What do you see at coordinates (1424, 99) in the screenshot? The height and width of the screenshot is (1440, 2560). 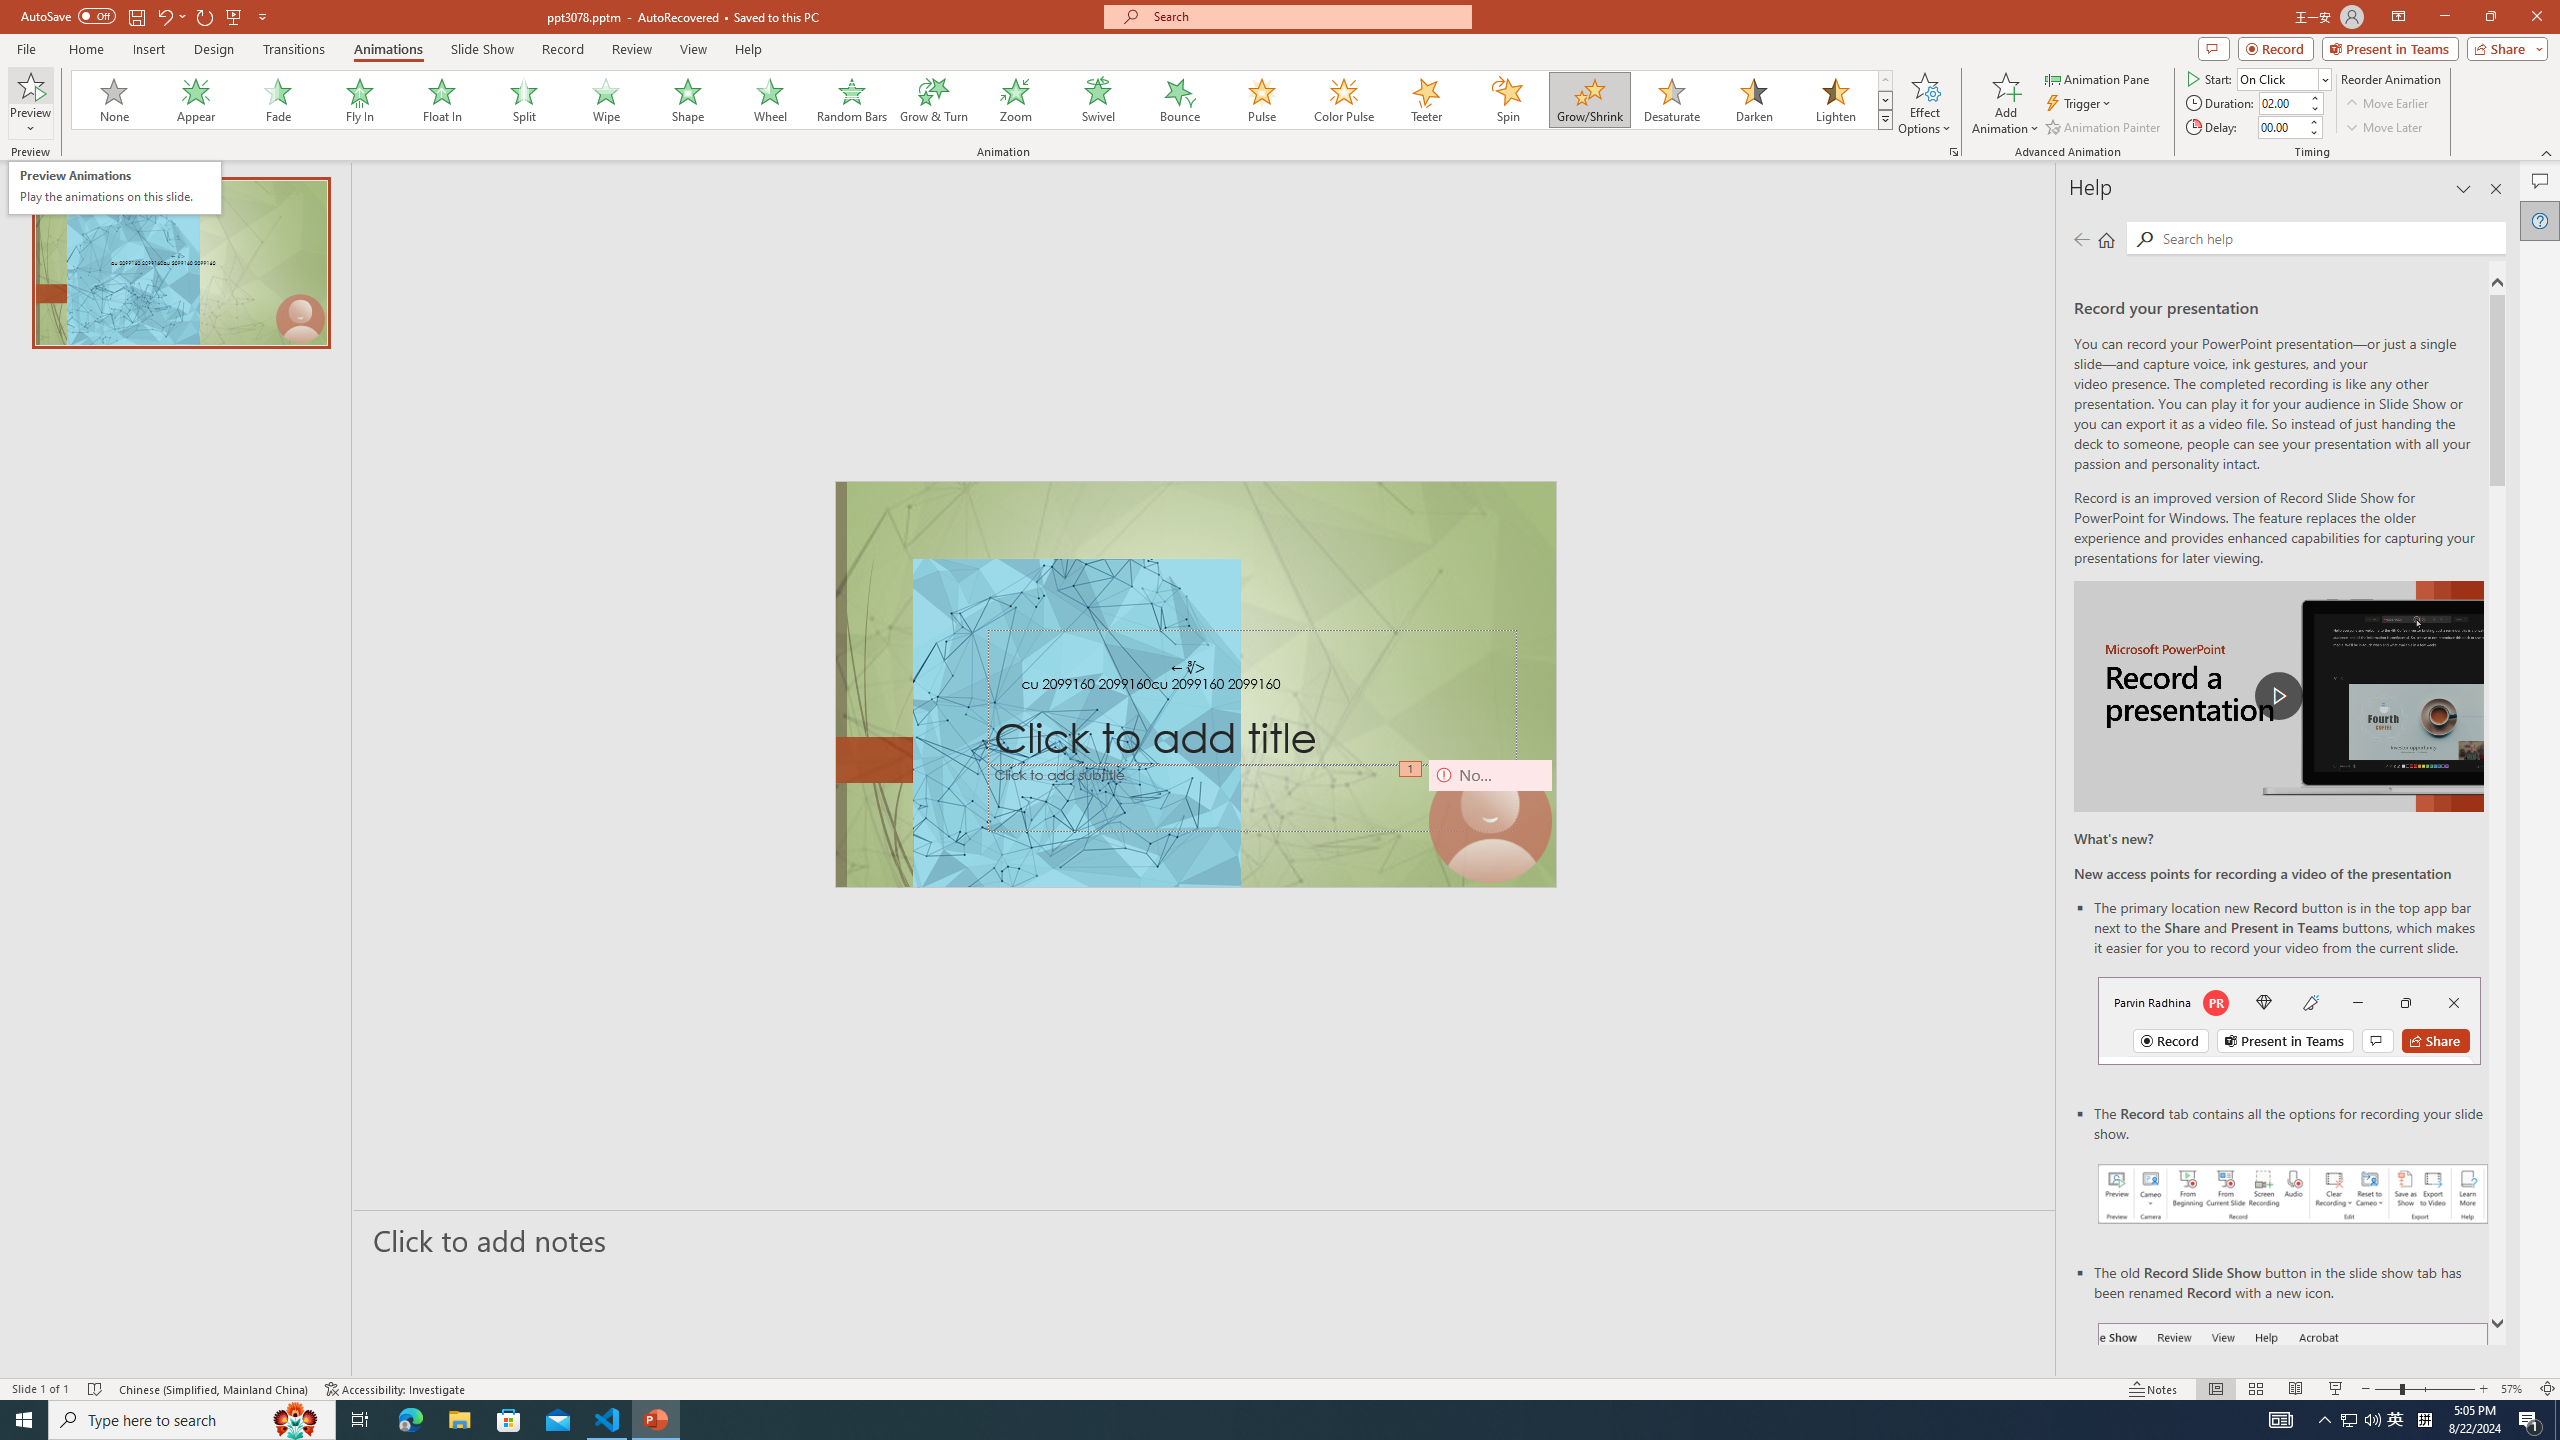 I see `'Teeter'` at bounding box center [1424, 99].